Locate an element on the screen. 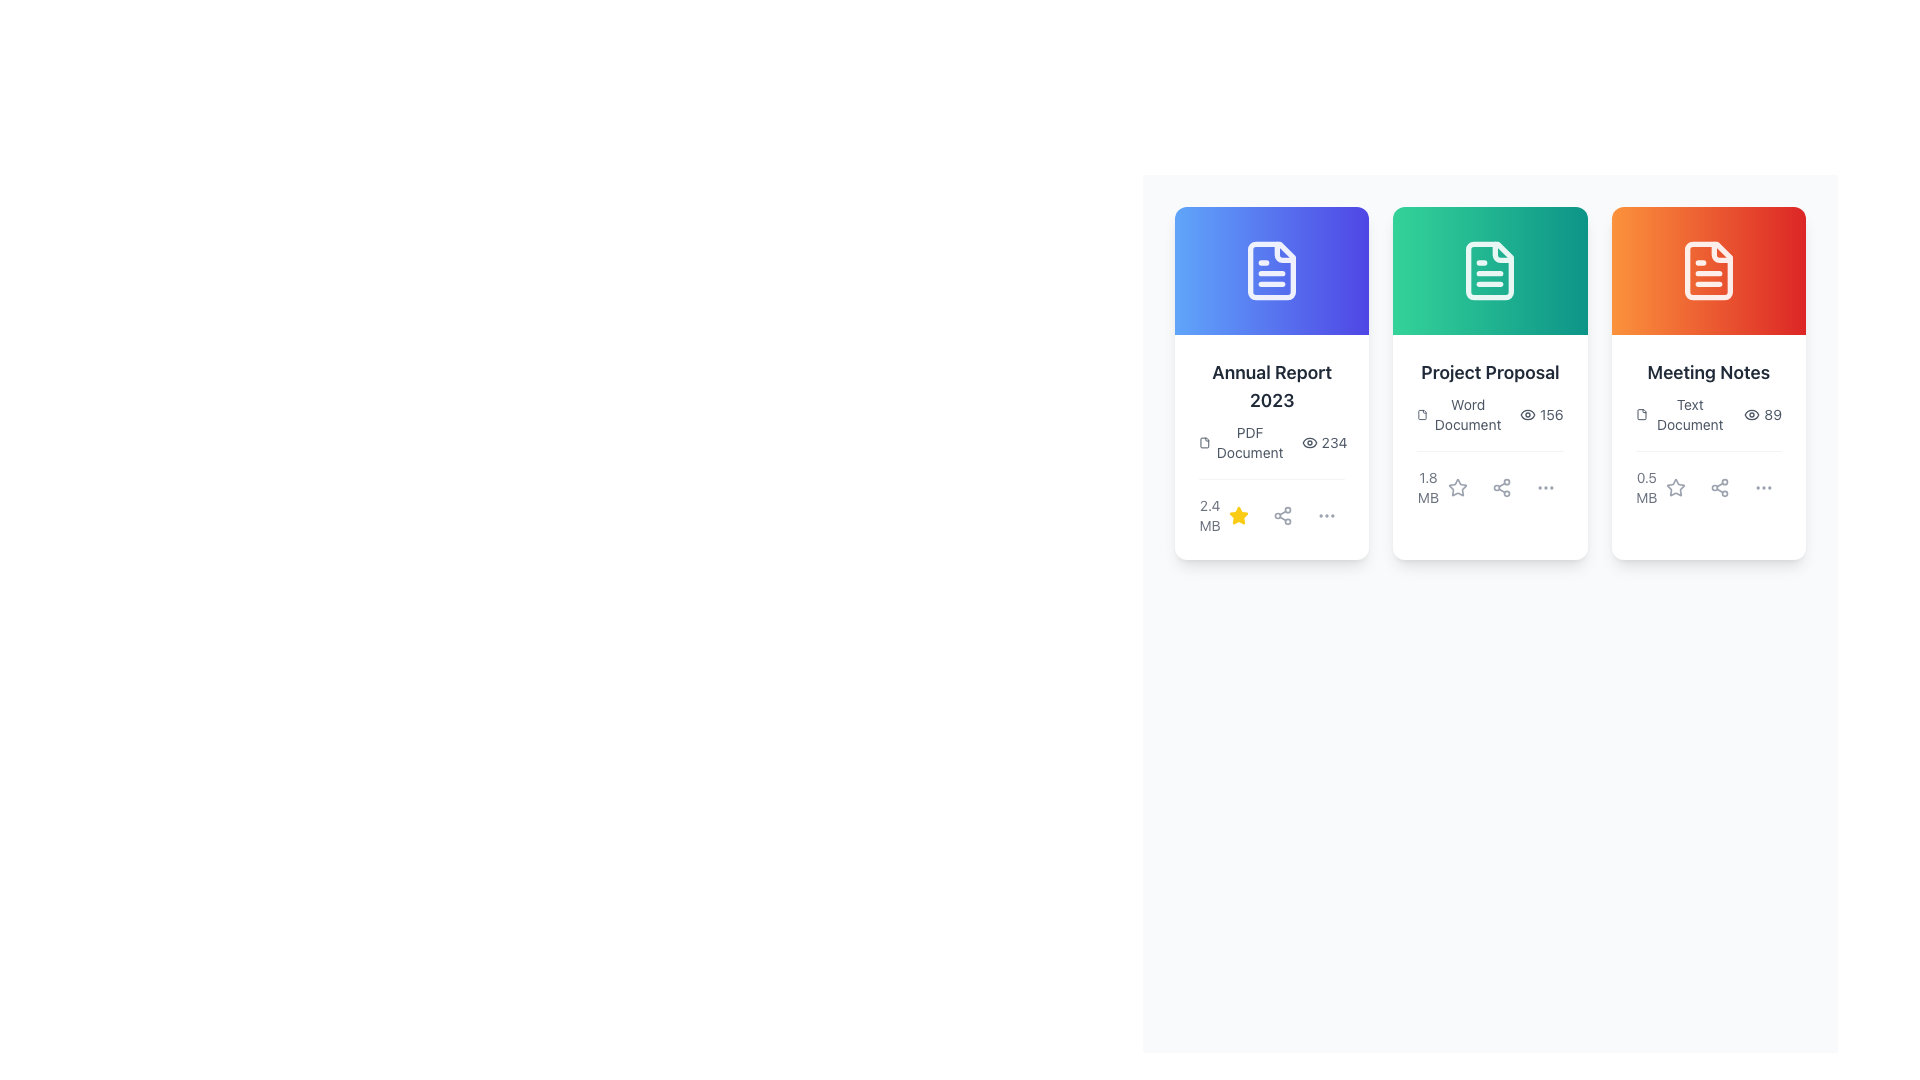  the decorative icon located at the top of the 'Project Proposal' card, which visually represents the document type is located at coordinates (1490, 270).